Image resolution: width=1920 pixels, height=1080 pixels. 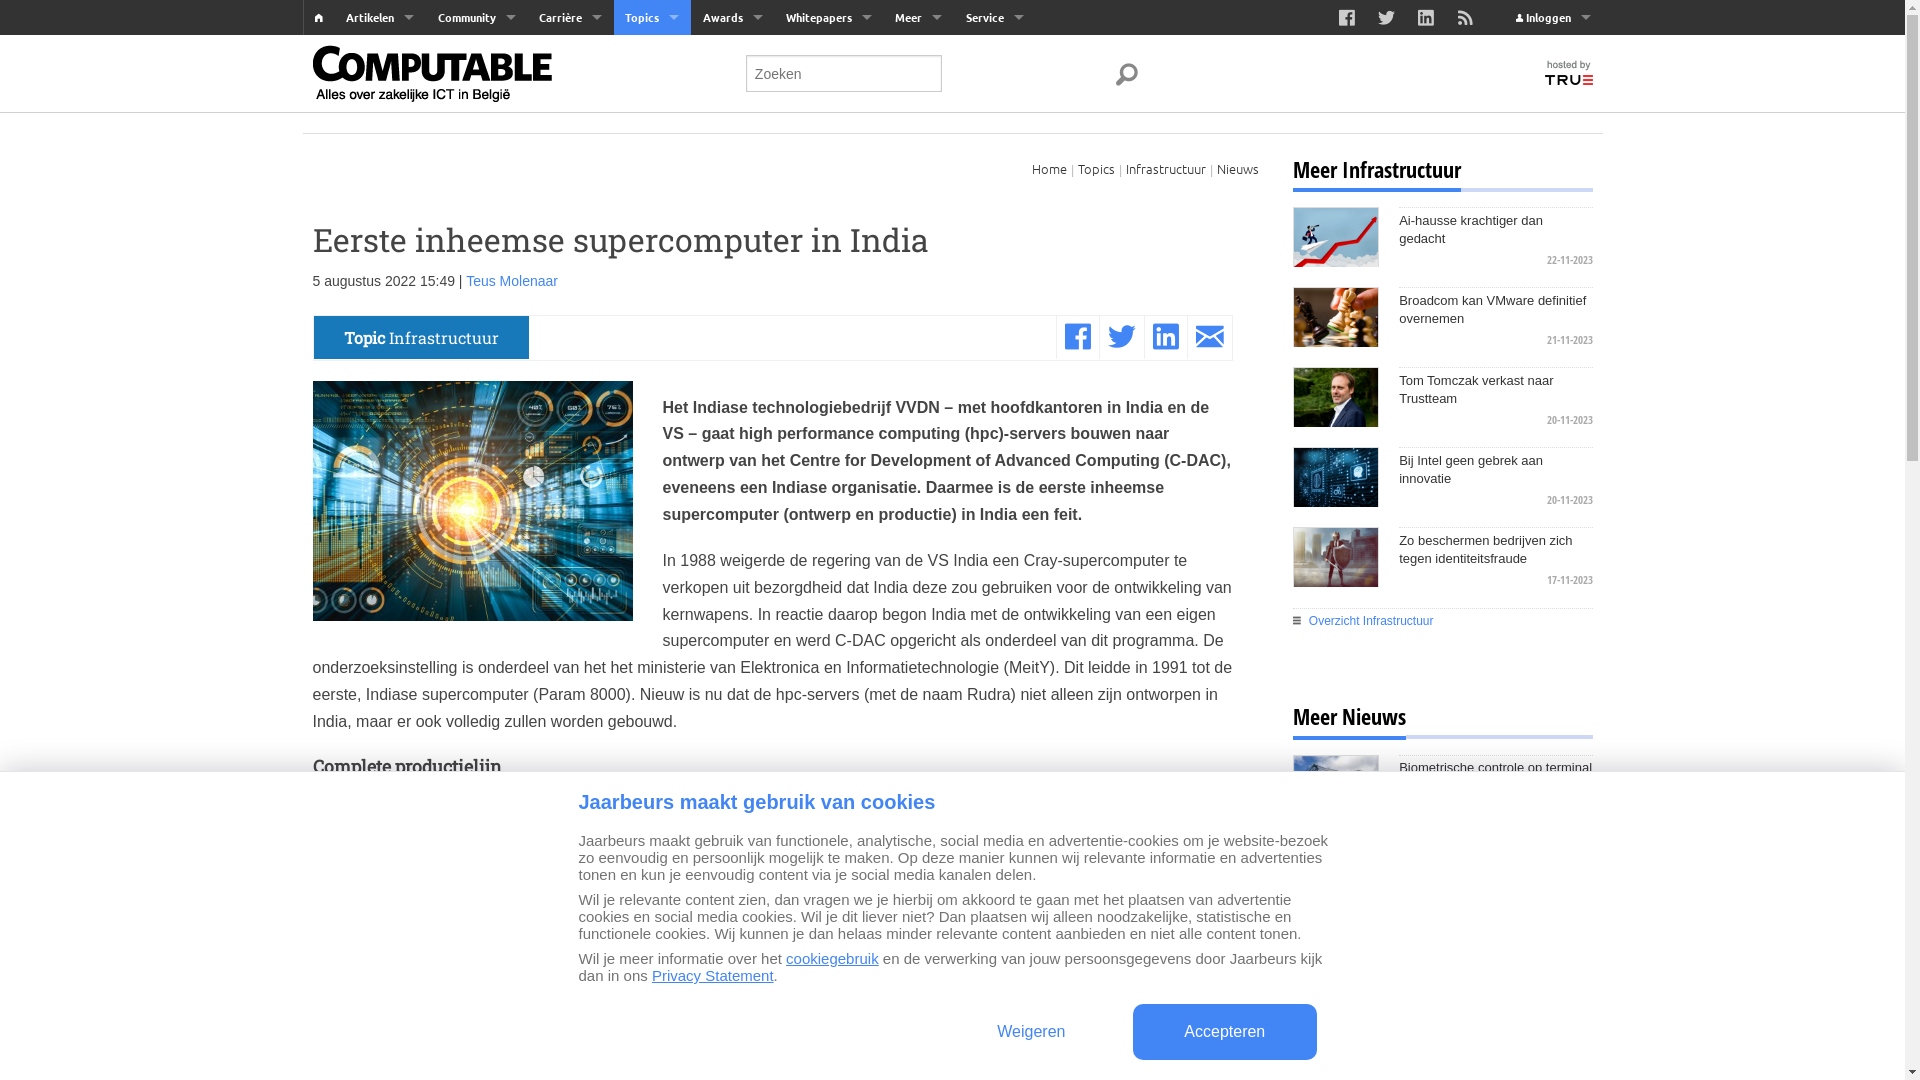 What do you see at coordinates (512, 281) in the screenshot?
I see `'Teus Molenaar'` at bounding box center [512, 281].